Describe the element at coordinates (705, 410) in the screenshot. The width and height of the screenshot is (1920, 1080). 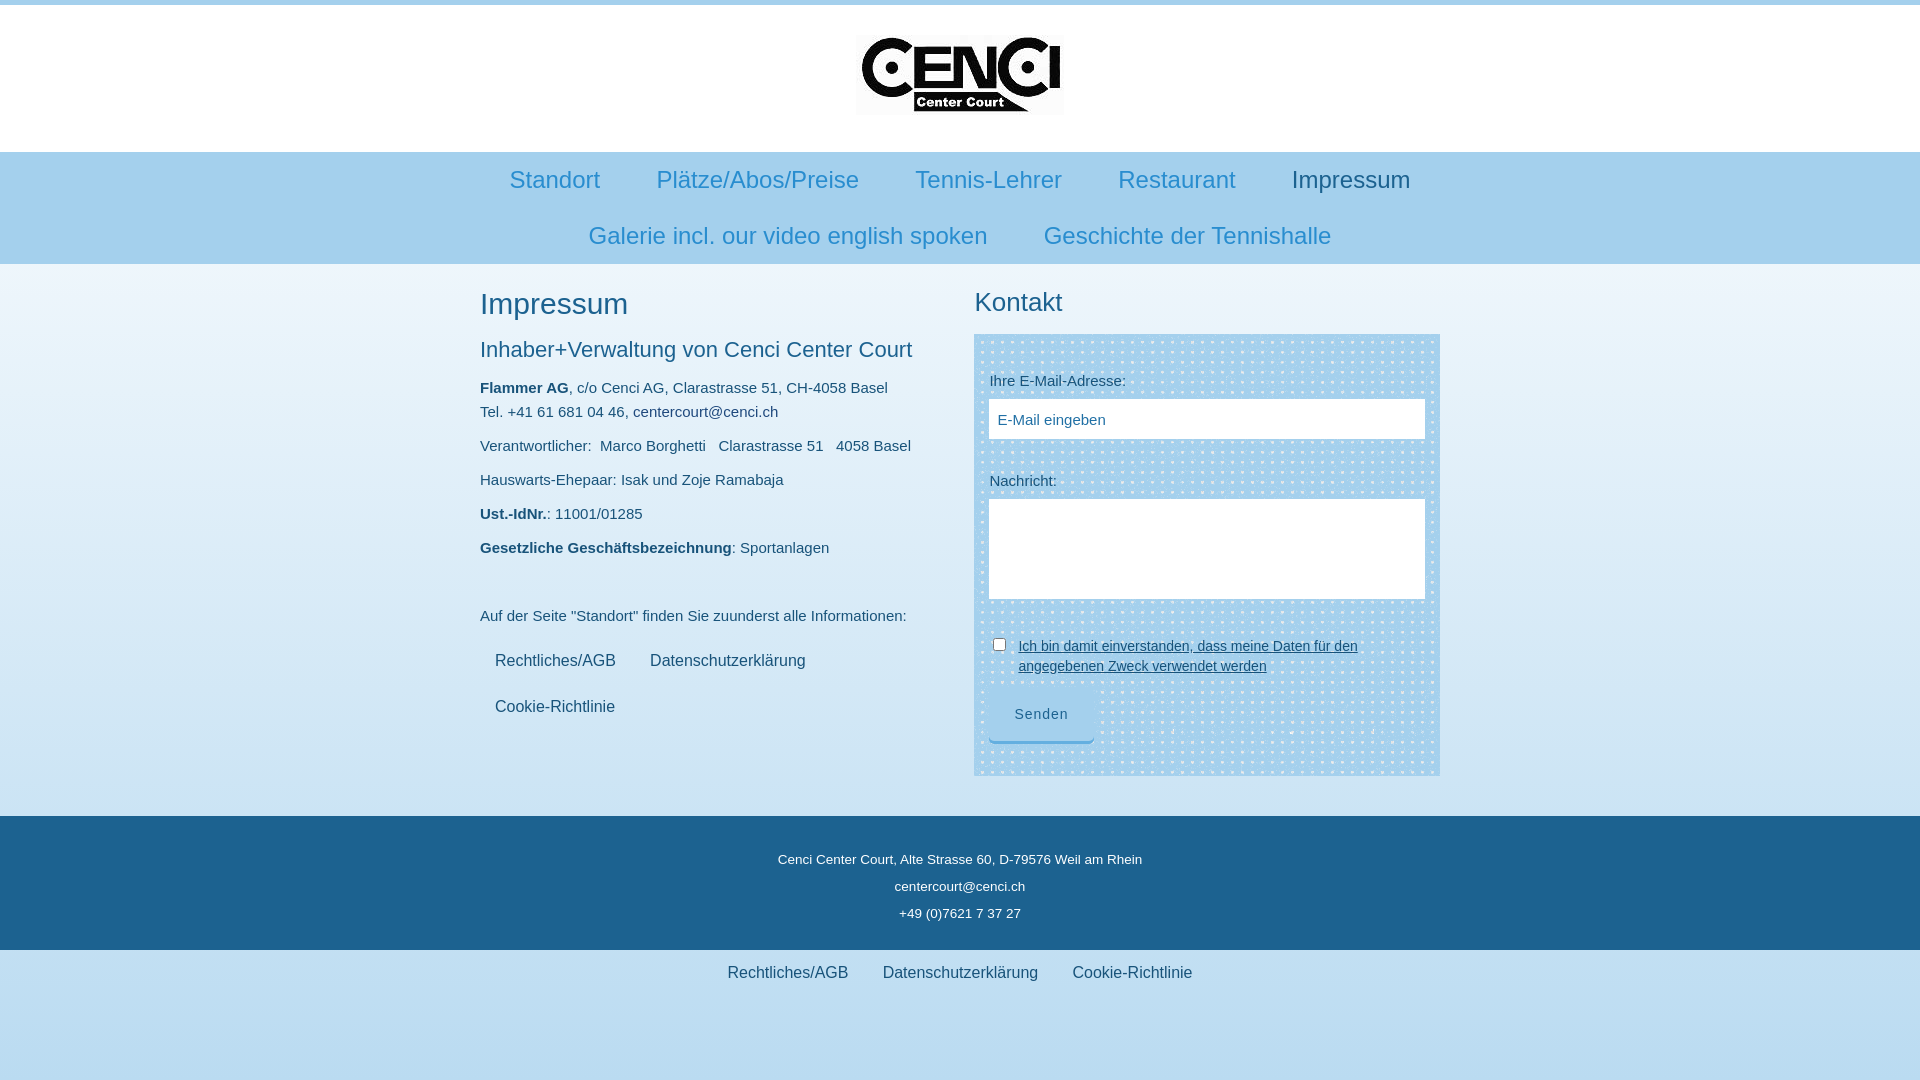
I see `'centercourt@cenci.ch'` at that location.